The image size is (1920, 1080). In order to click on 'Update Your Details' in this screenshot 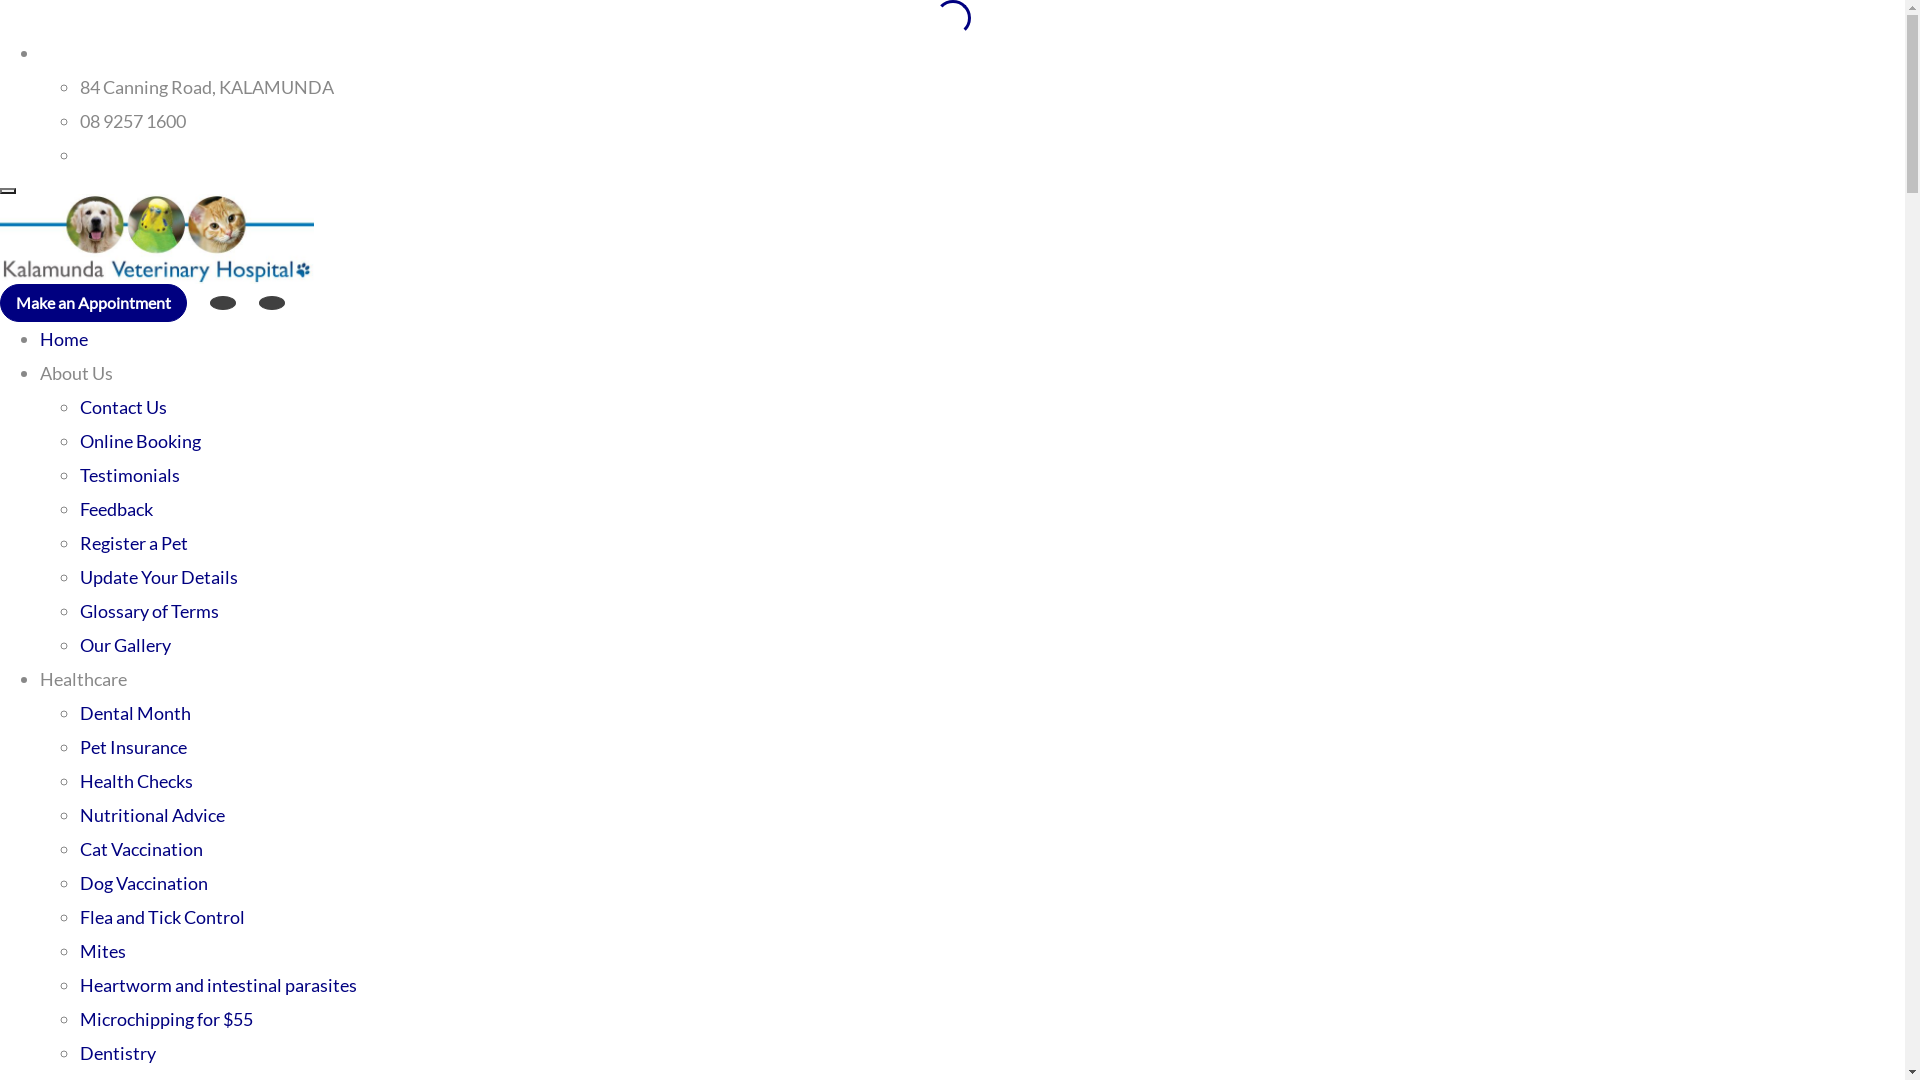, I will do `click(80, 577)`.